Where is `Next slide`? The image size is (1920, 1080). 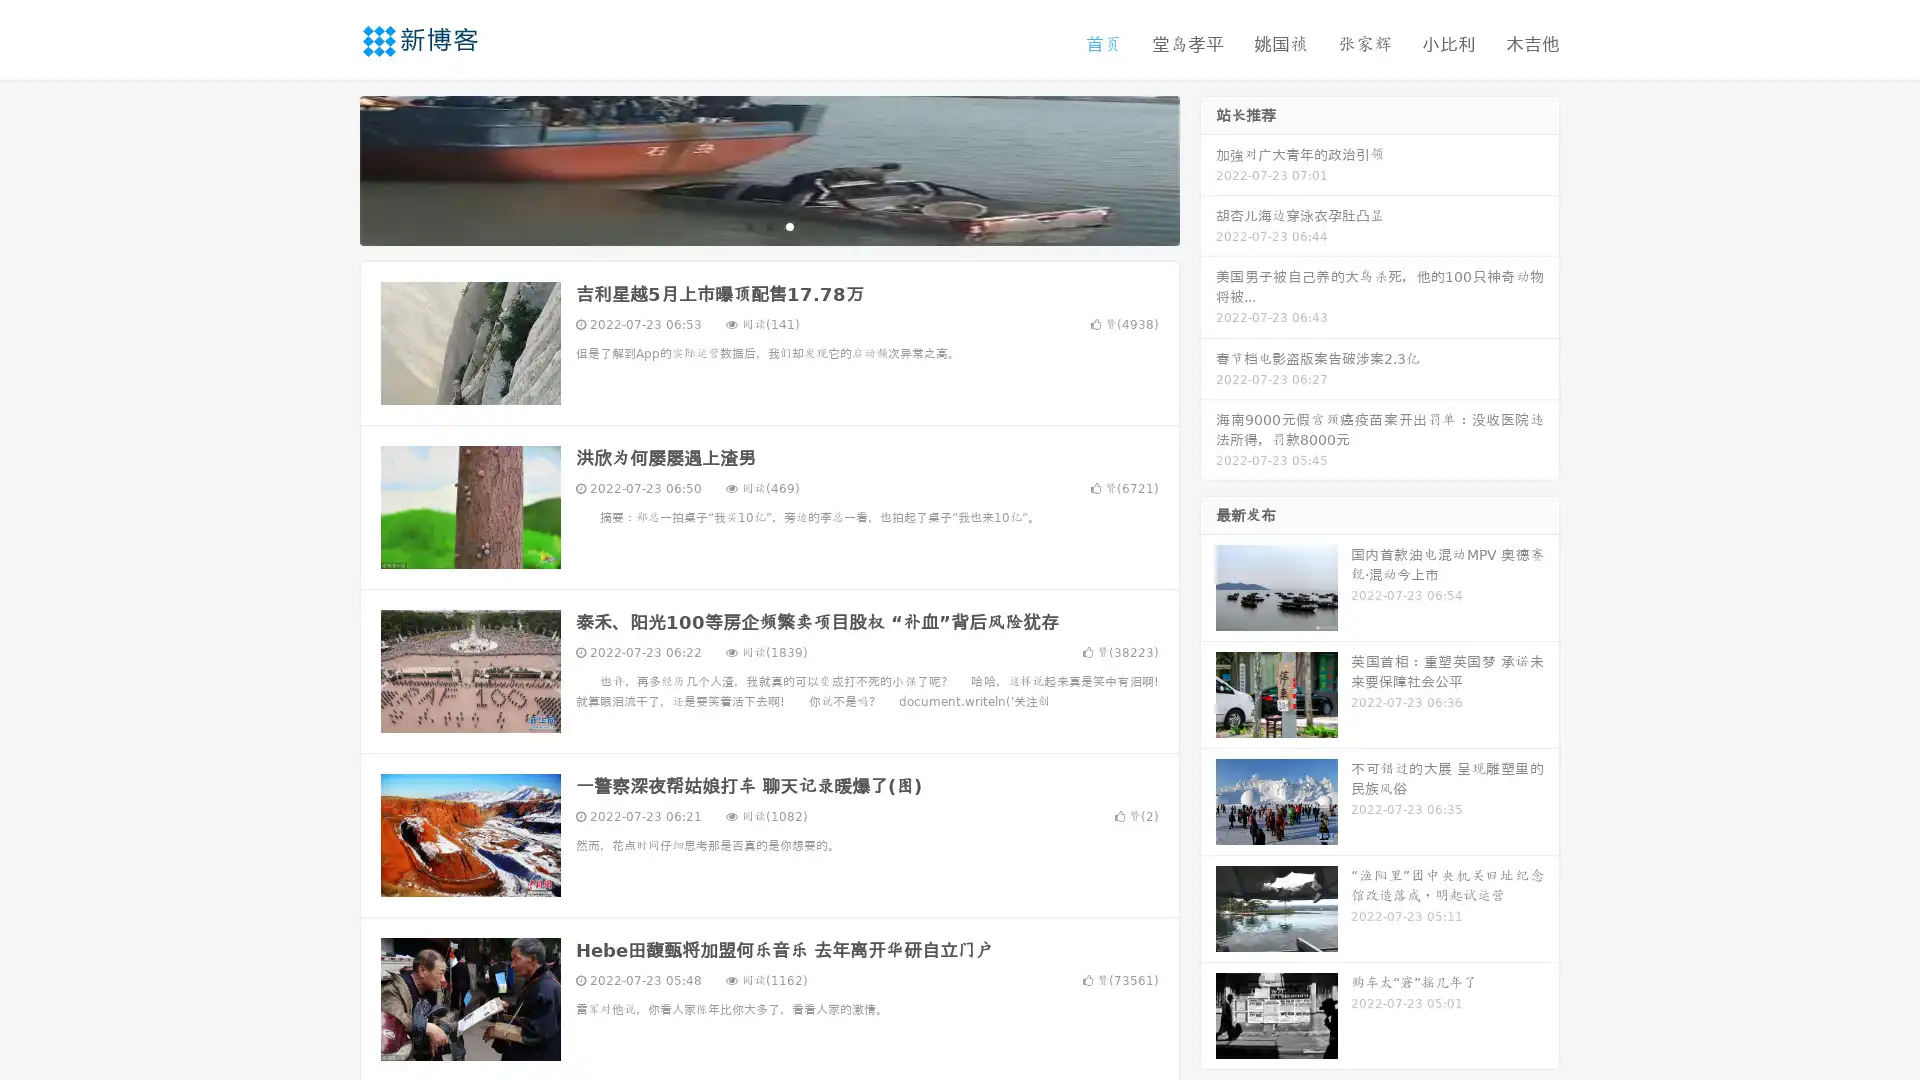 Next slide is located at coordinates (1208, 168).